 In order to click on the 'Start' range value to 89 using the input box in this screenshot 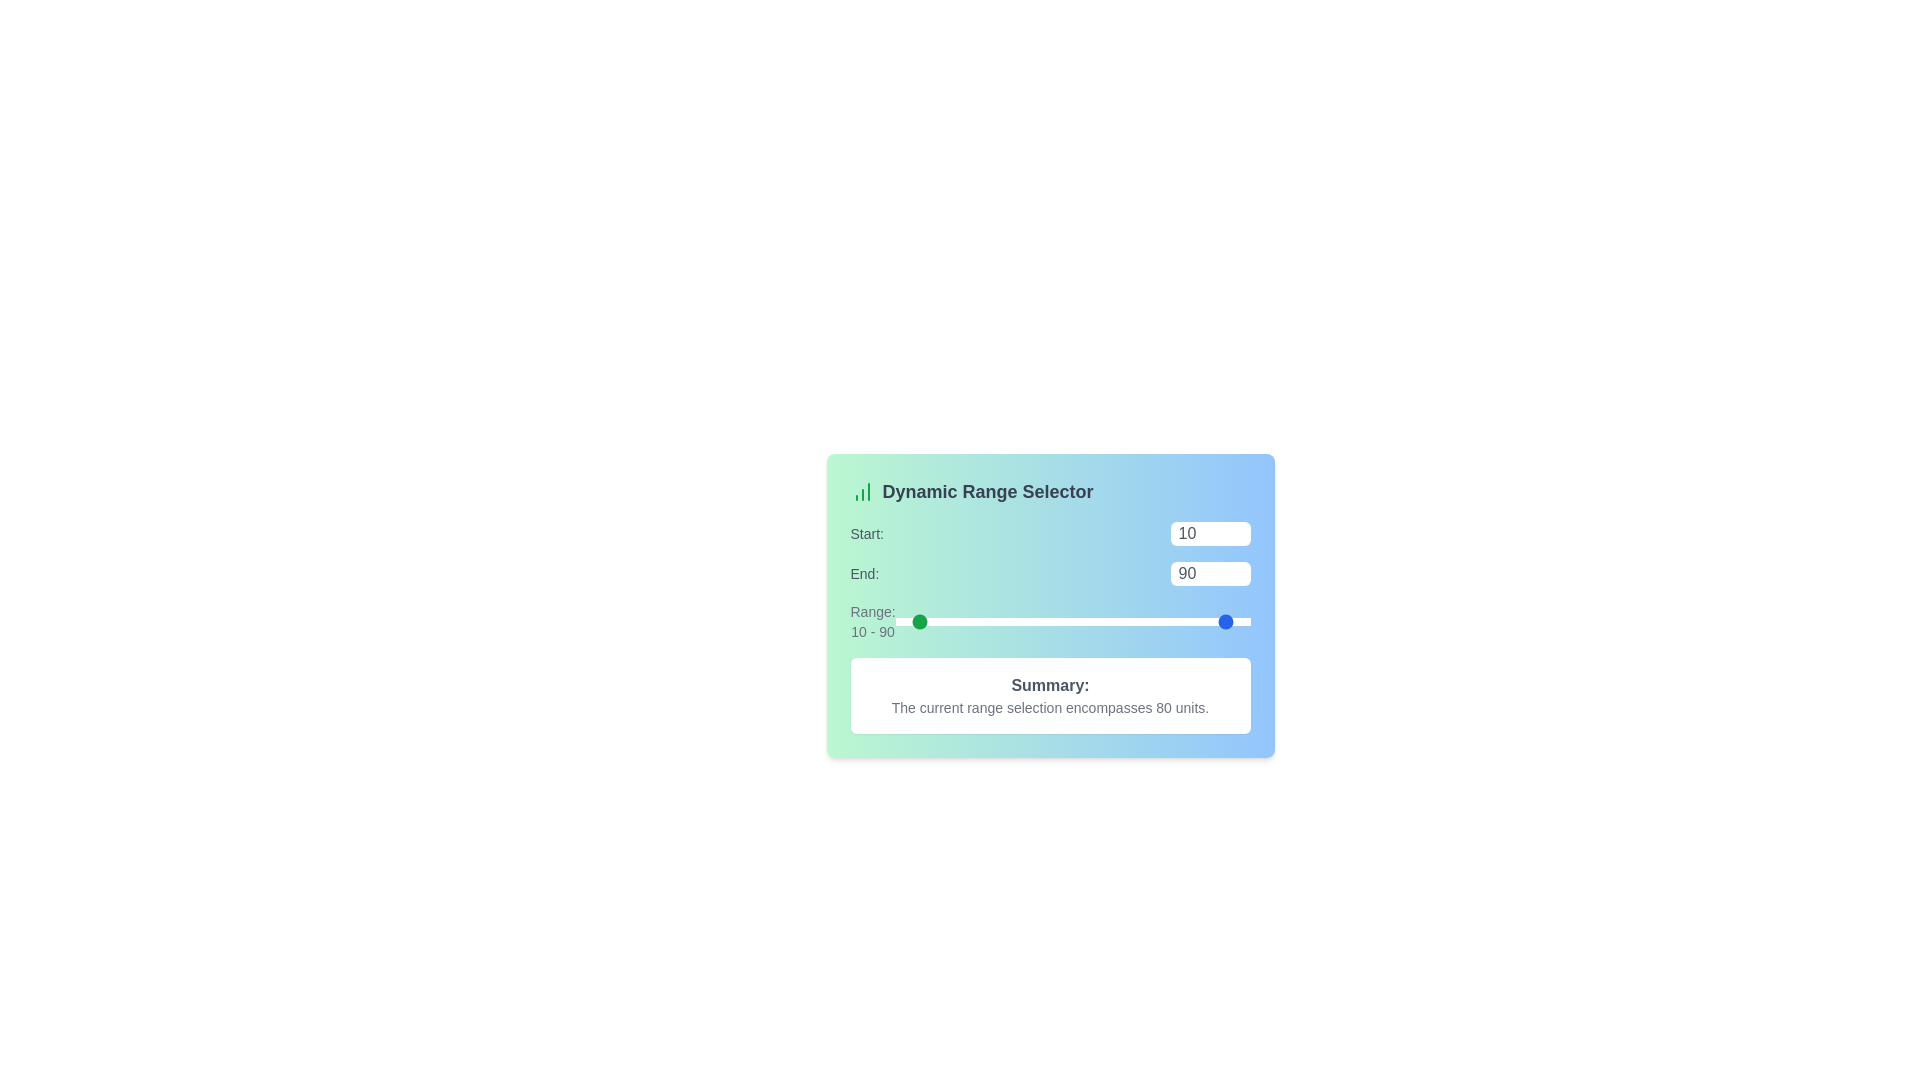, I will do `click(1209, 532)`.